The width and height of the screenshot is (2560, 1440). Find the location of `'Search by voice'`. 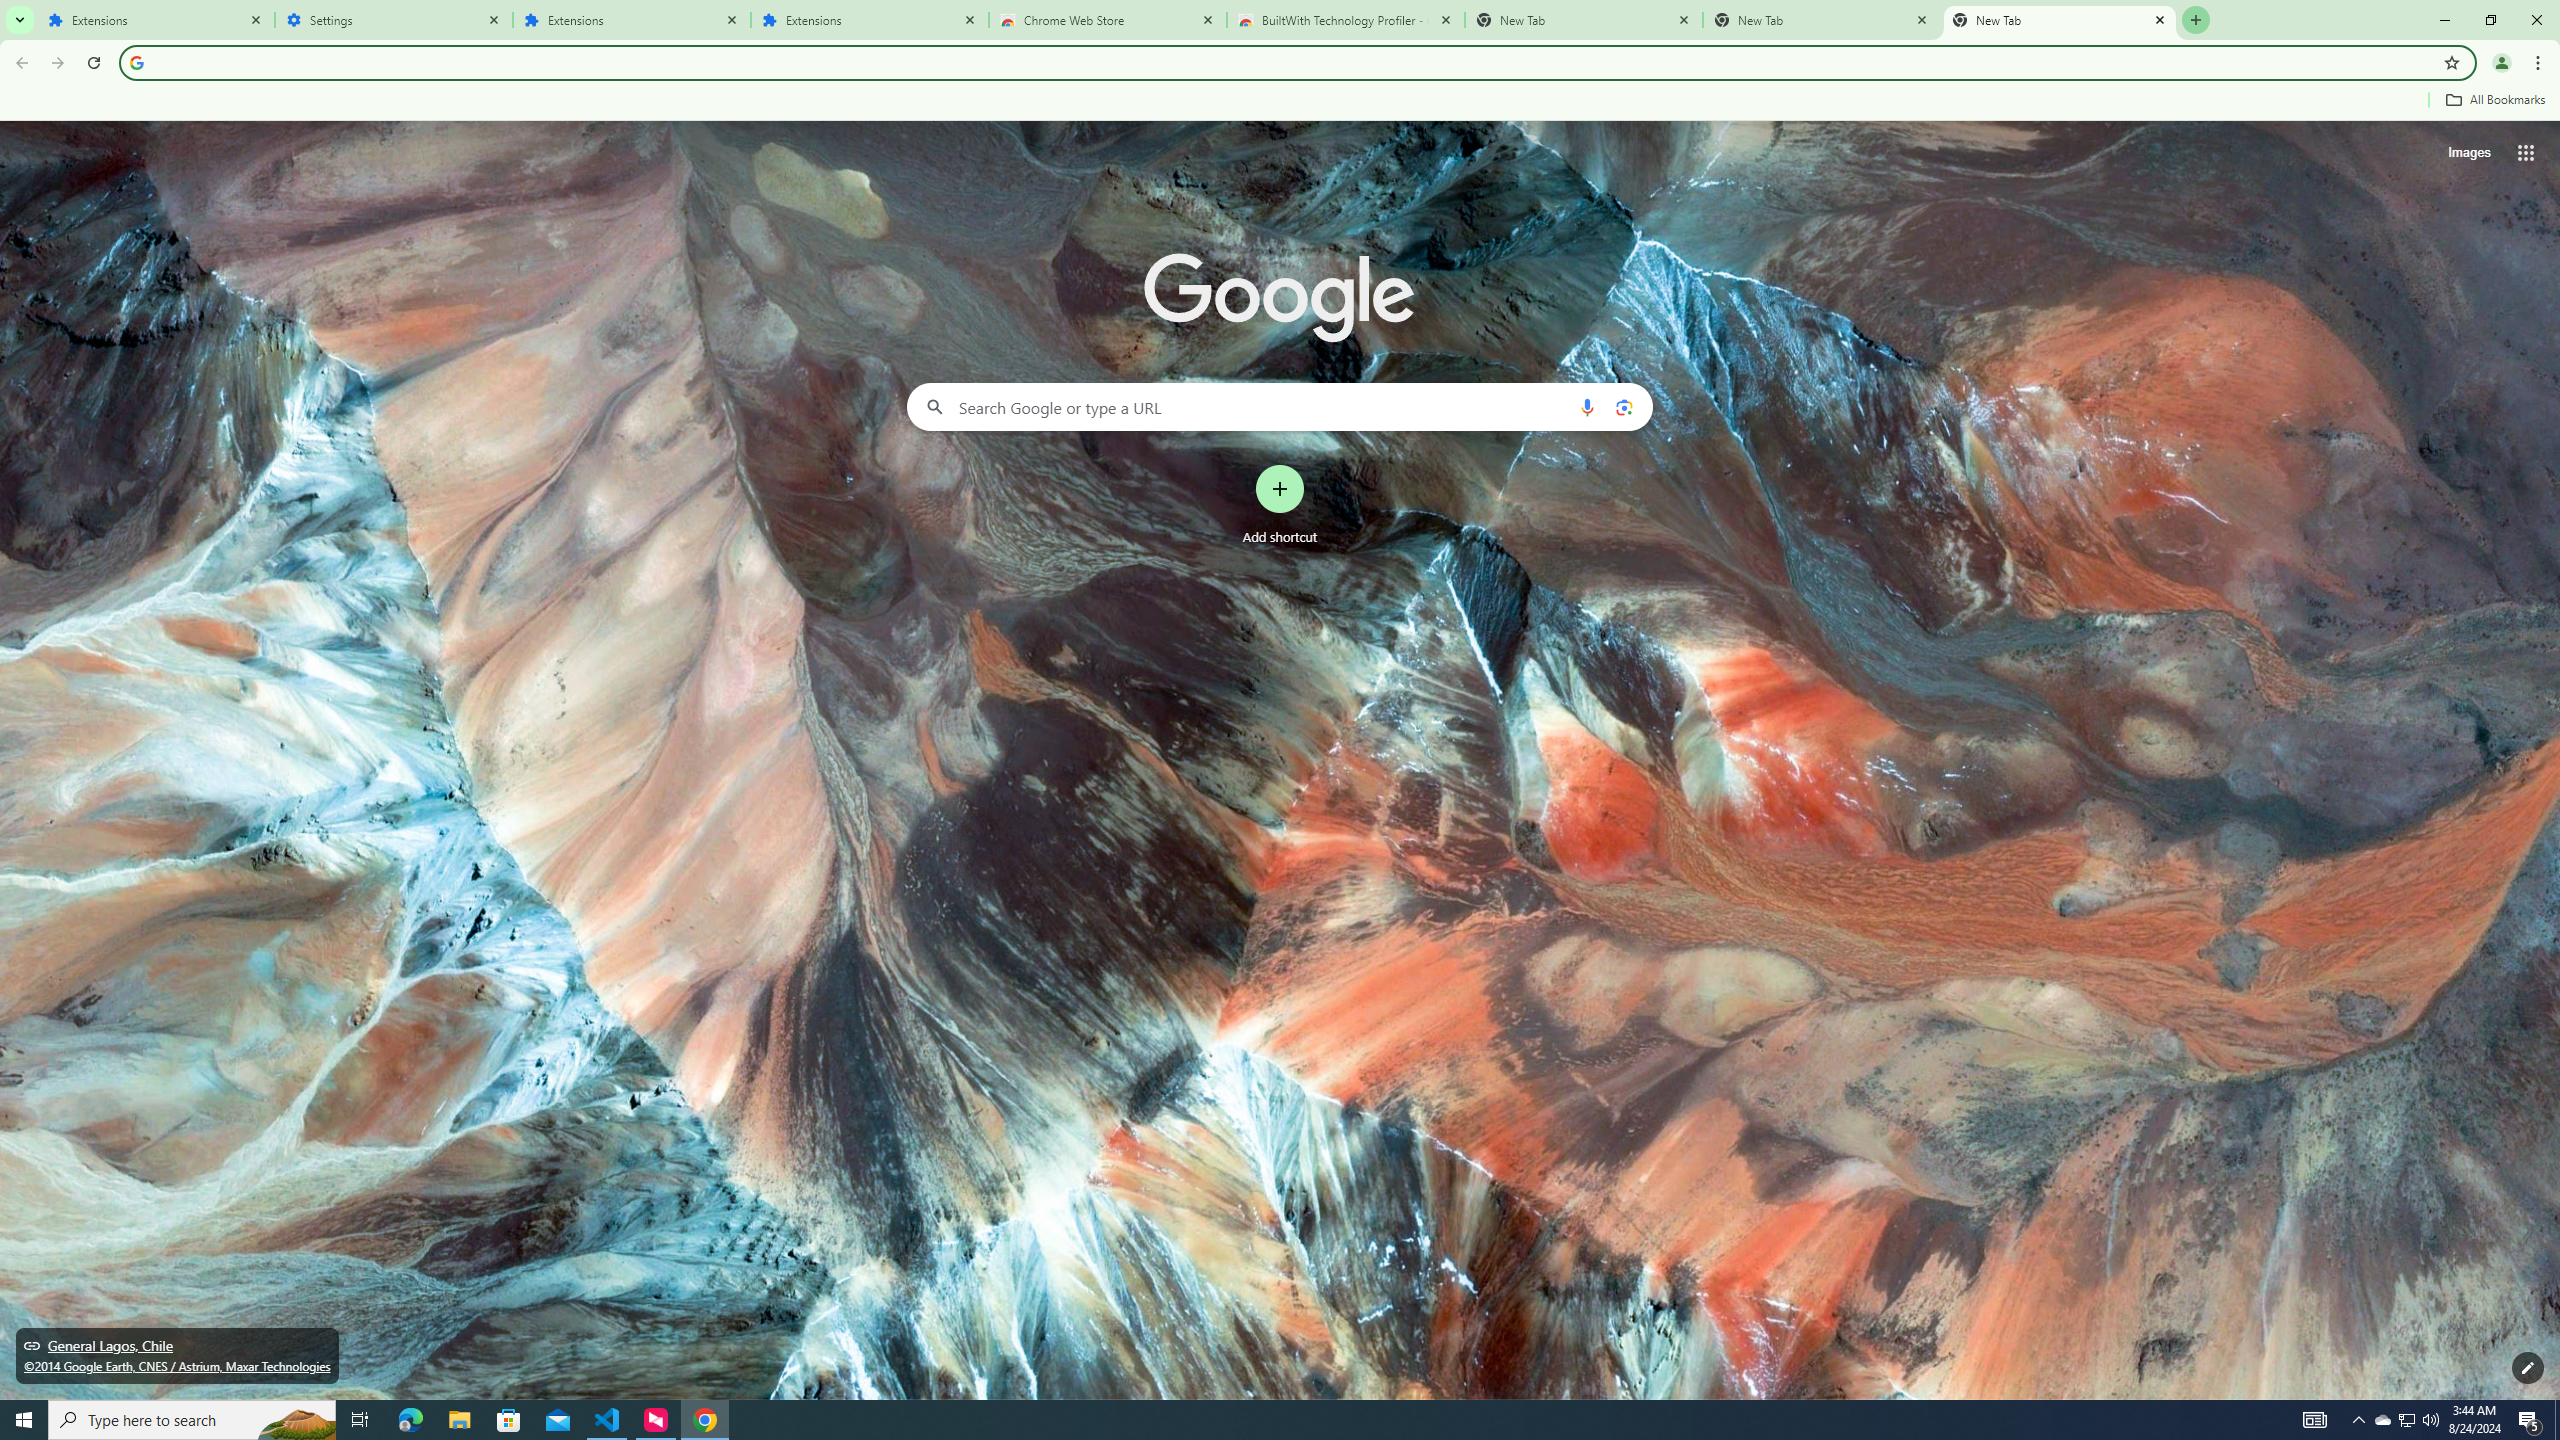

'Search by voice' is located at coordinates (1586, 405).